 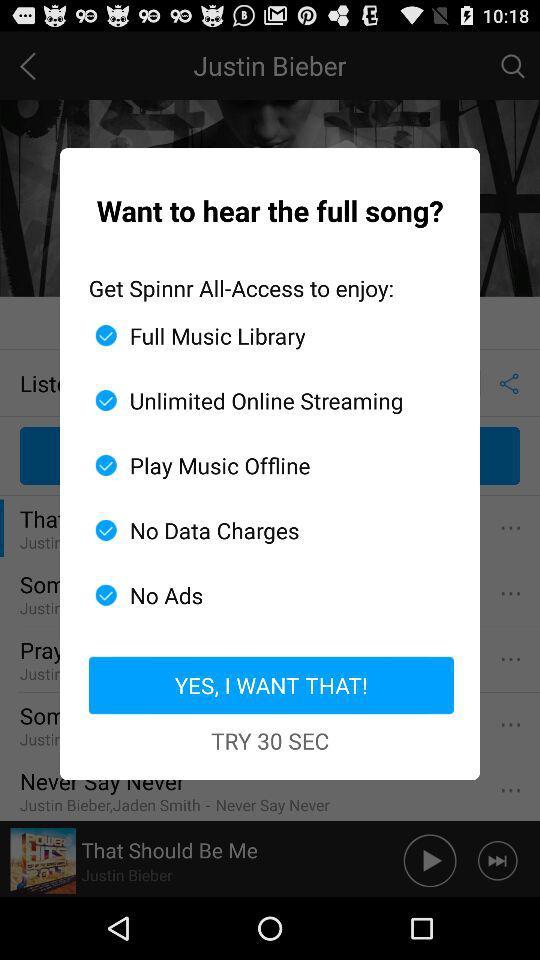 What do you see at coordinates (262, 465) in the screenshot?
I see `the item below unlimited online streaming app` at bounding box center [262, 465].